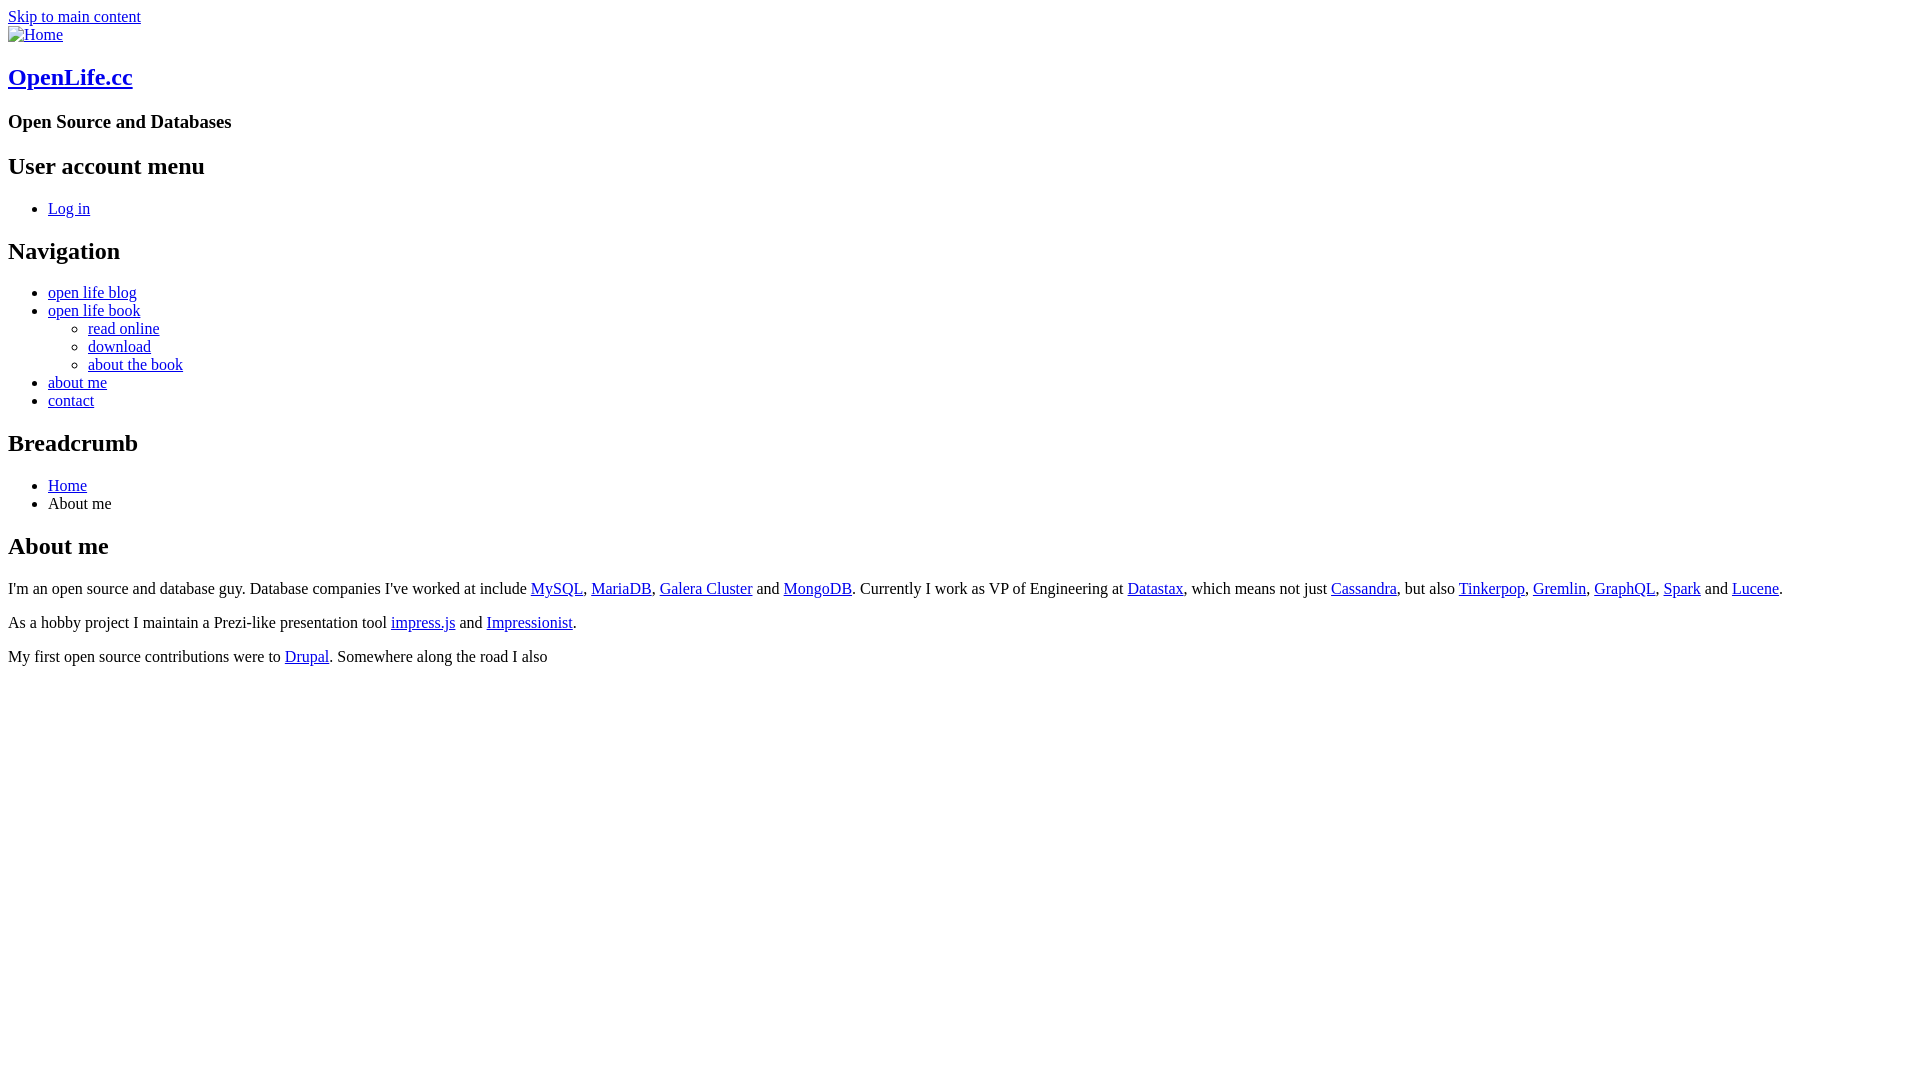 The height and width of the screenshot is (1080, 1920). What do you see at coordinates (1592, 587) in the screenshot?
I see `'GraphQL'` at bounding box center [1592, 587].